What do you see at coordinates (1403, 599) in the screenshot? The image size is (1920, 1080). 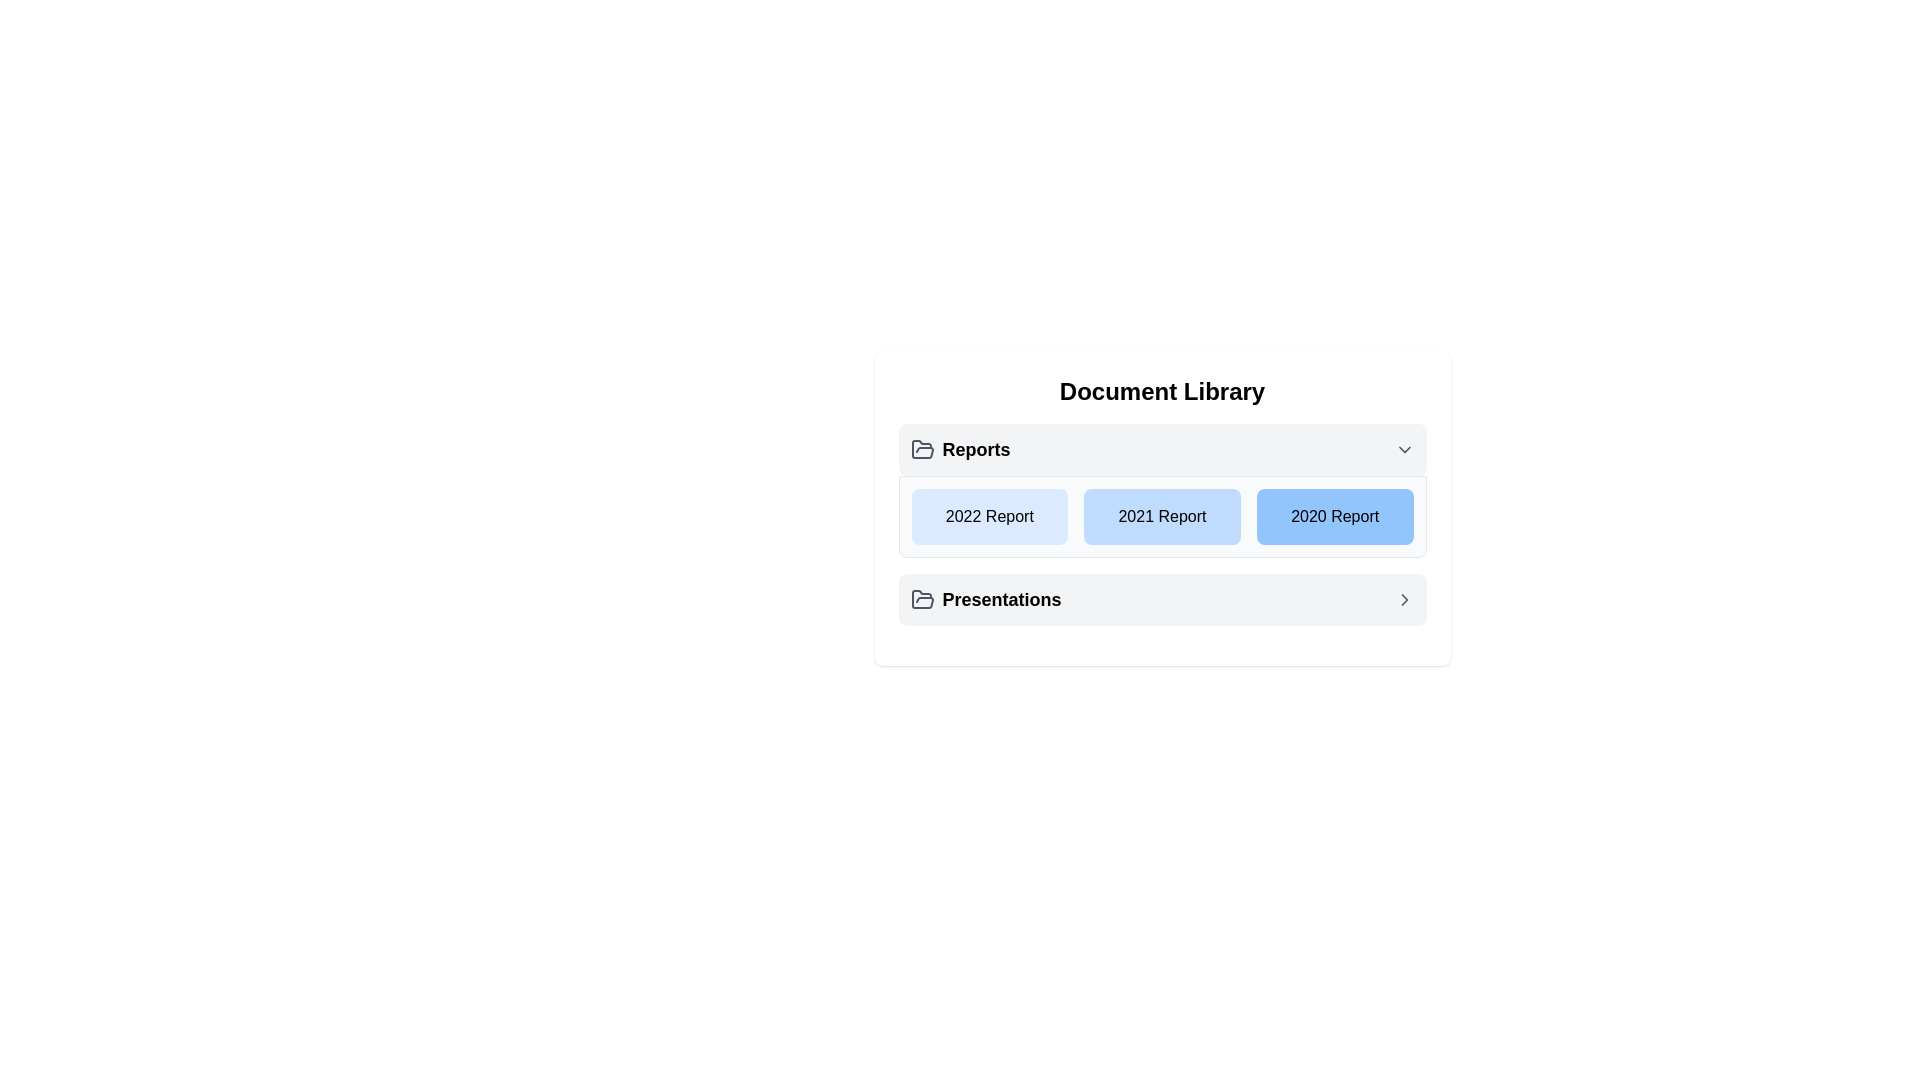 I see `the right-pointing chevron icon, which is part of a graphical user interface and styled as a scalable vector graphic (SVG)` at bounding box center [1403, 599].